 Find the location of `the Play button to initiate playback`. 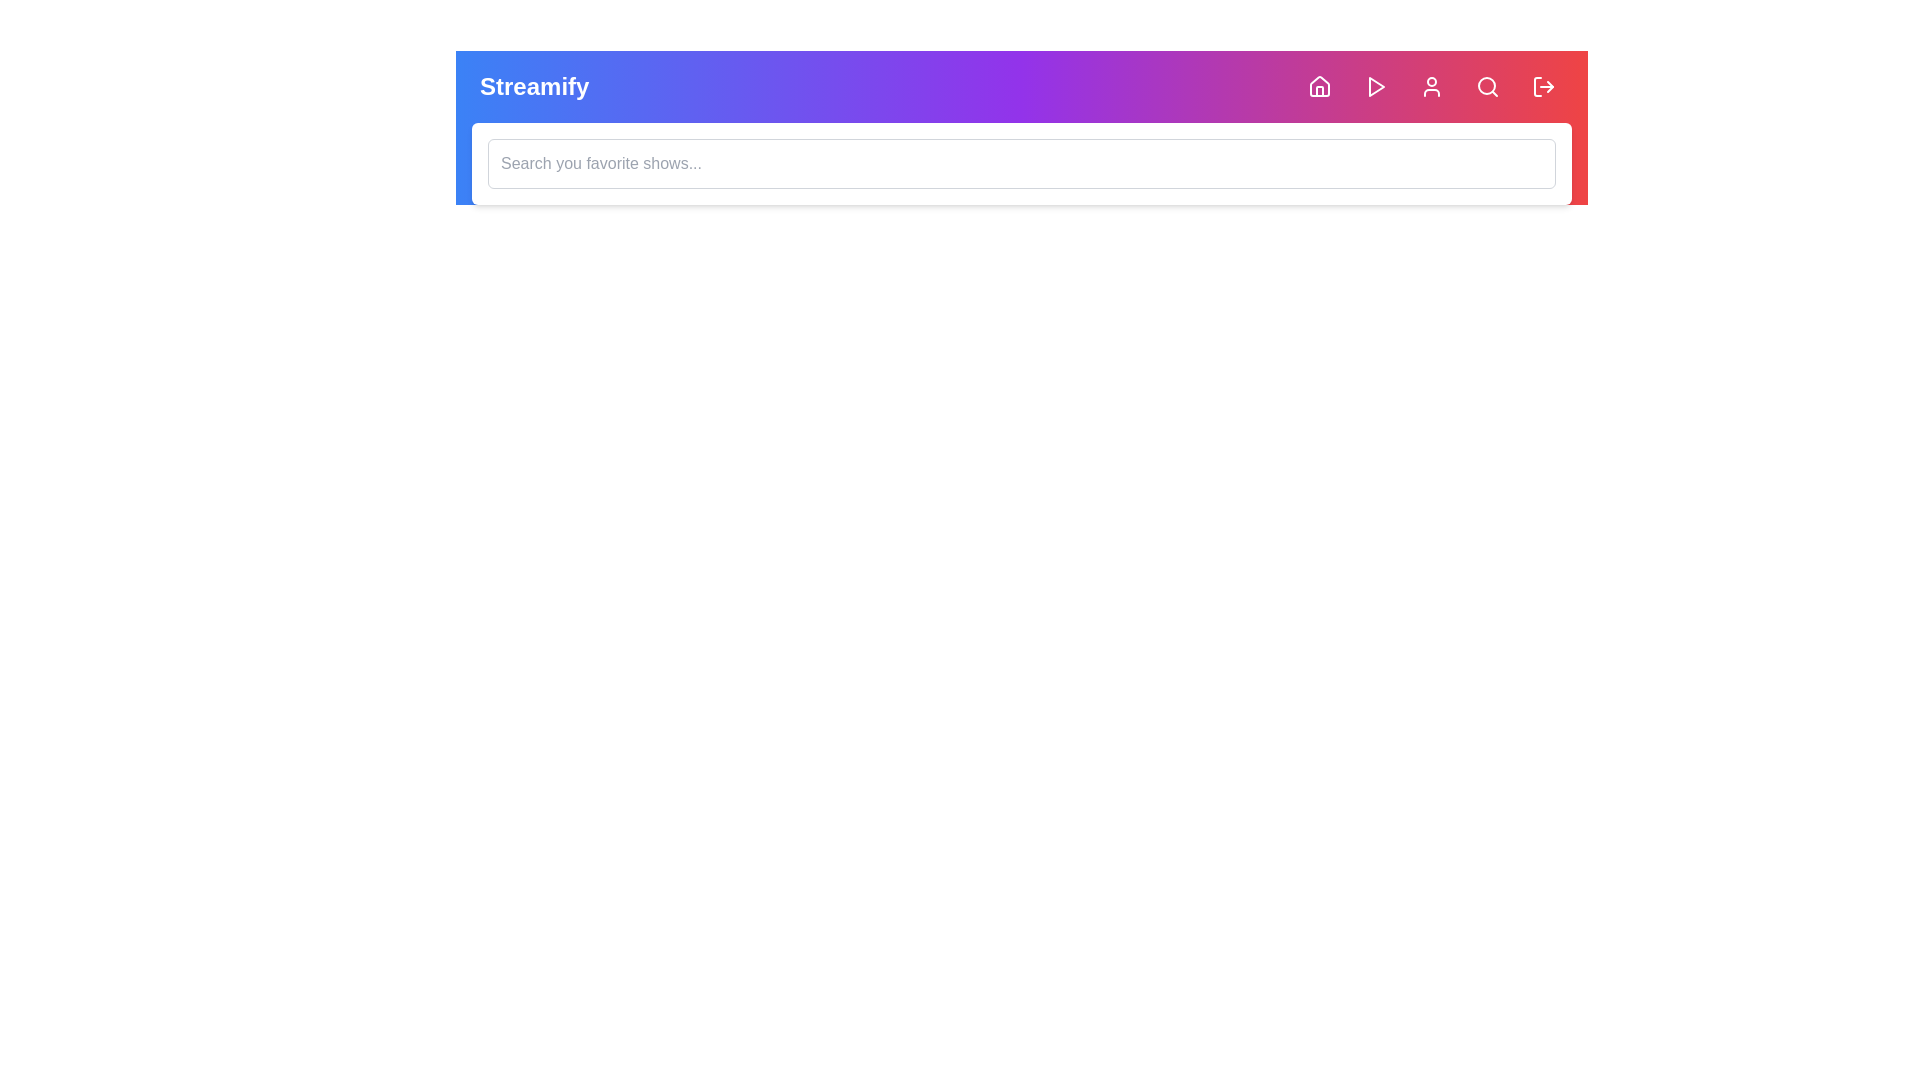

the Play button to initiate playback is located at coordinates (1375, 86).